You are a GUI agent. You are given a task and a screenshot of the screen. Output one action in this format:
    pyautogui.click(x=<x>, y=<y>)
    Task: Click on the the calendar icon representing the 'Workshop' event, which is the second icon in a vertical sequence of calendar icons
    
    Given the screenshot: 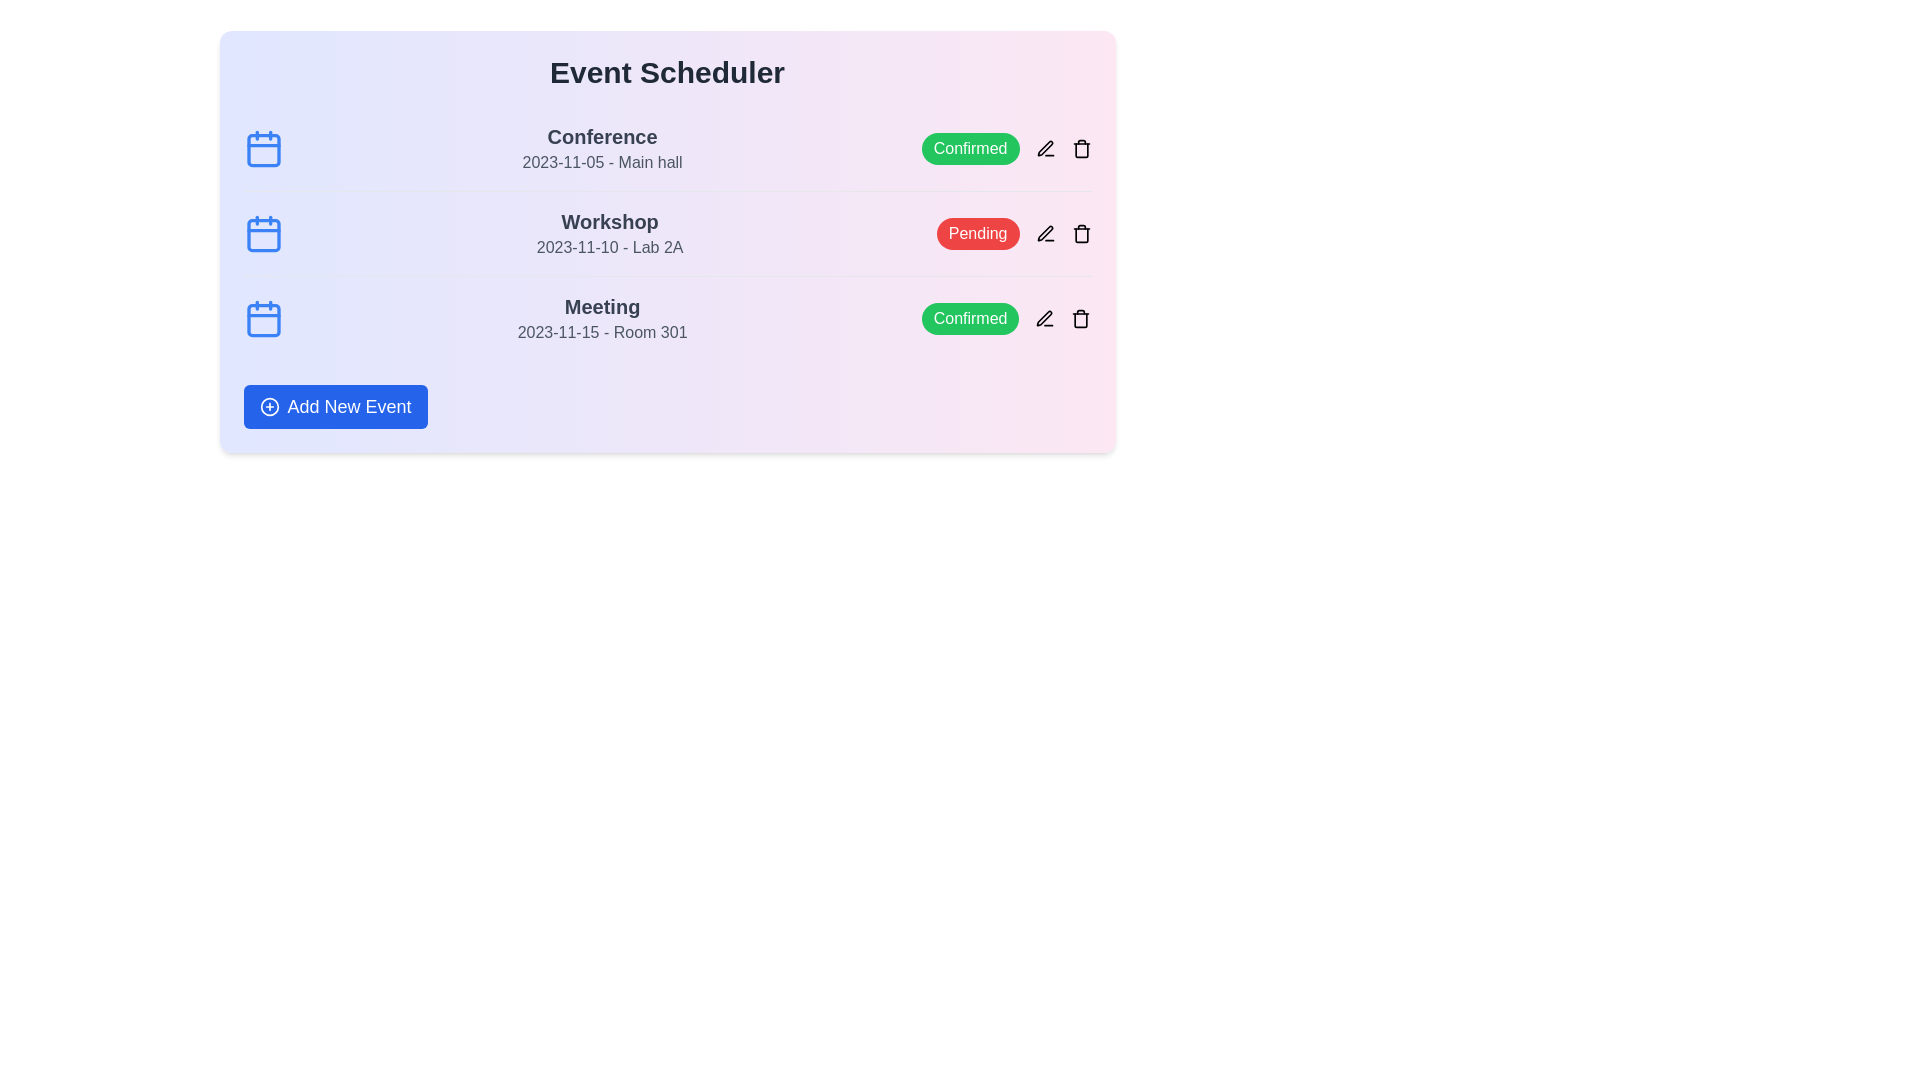 What is the action you would take?
    pyautogui.click(x=262, y=233)
    